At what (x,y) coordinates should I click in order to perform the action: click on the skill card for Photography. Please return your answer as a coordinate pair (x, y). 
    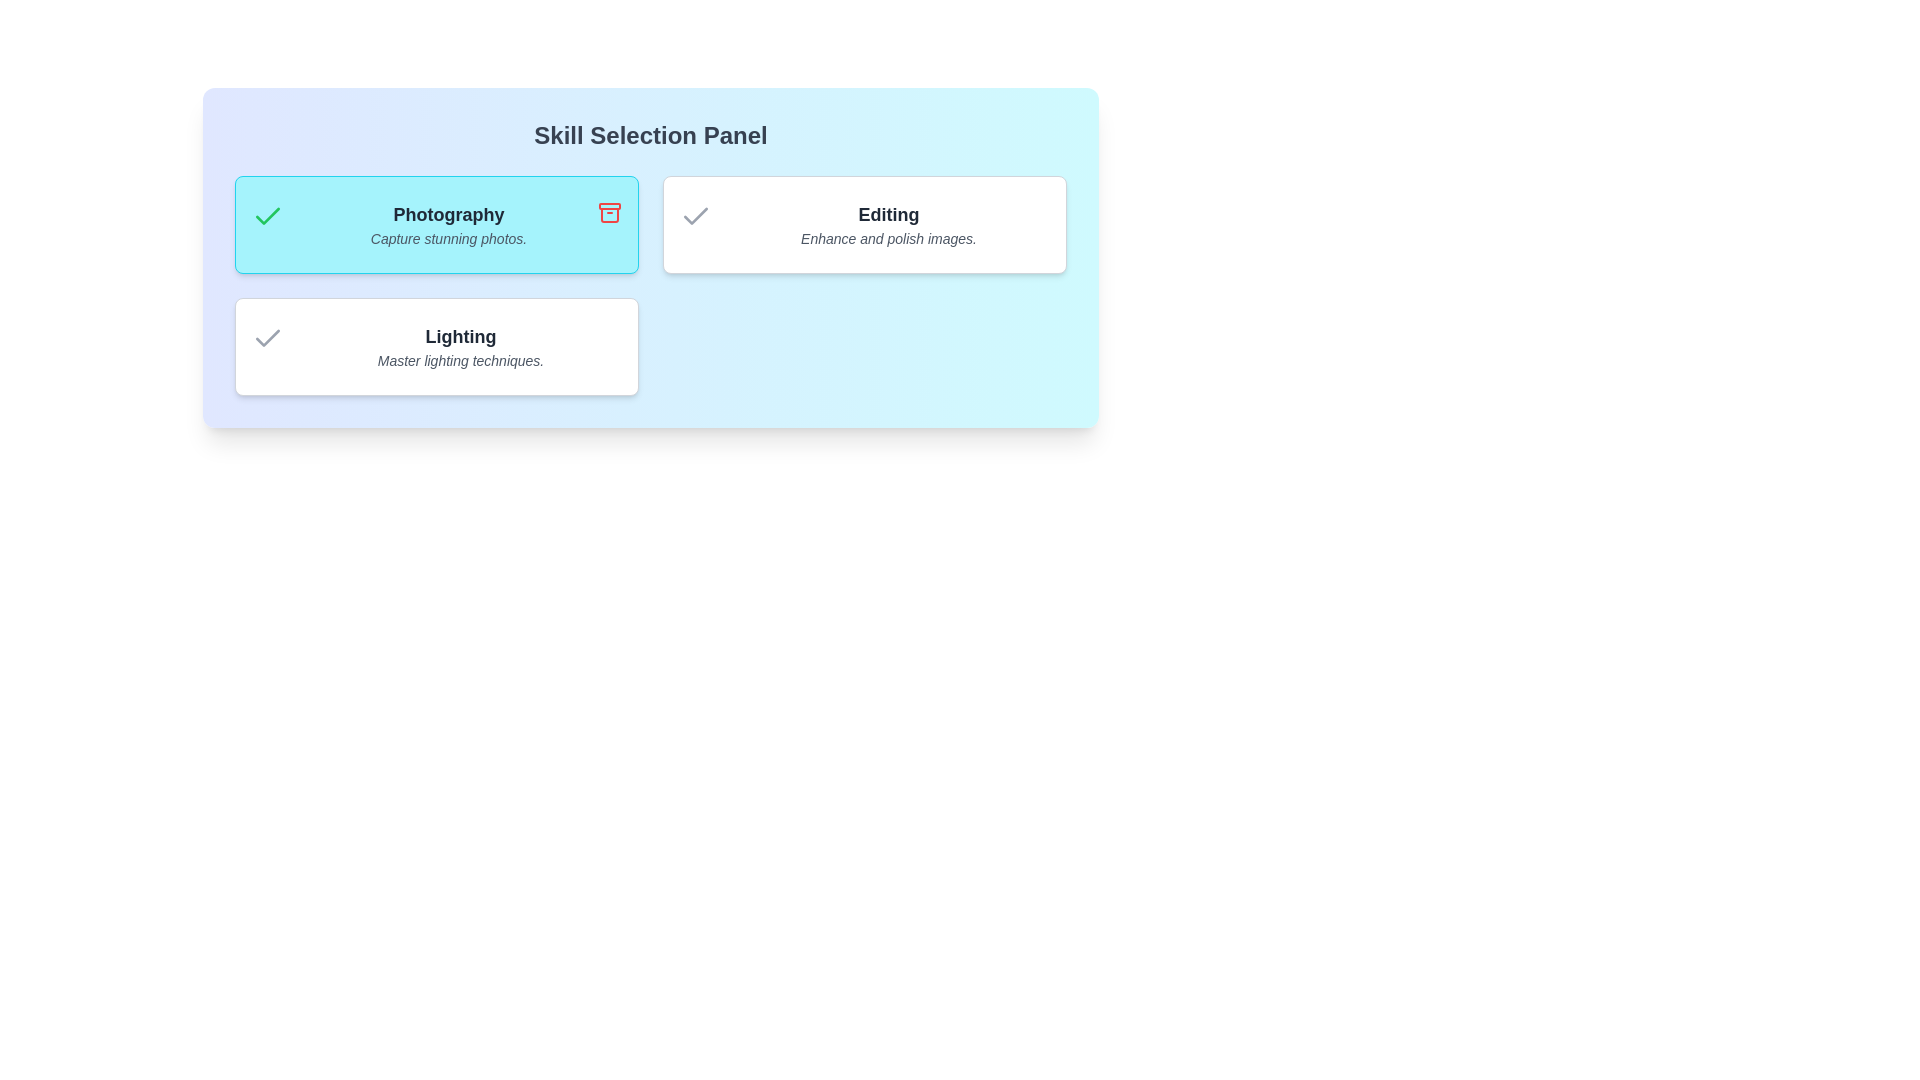
    Looking at the image, I should click on (435, 224).